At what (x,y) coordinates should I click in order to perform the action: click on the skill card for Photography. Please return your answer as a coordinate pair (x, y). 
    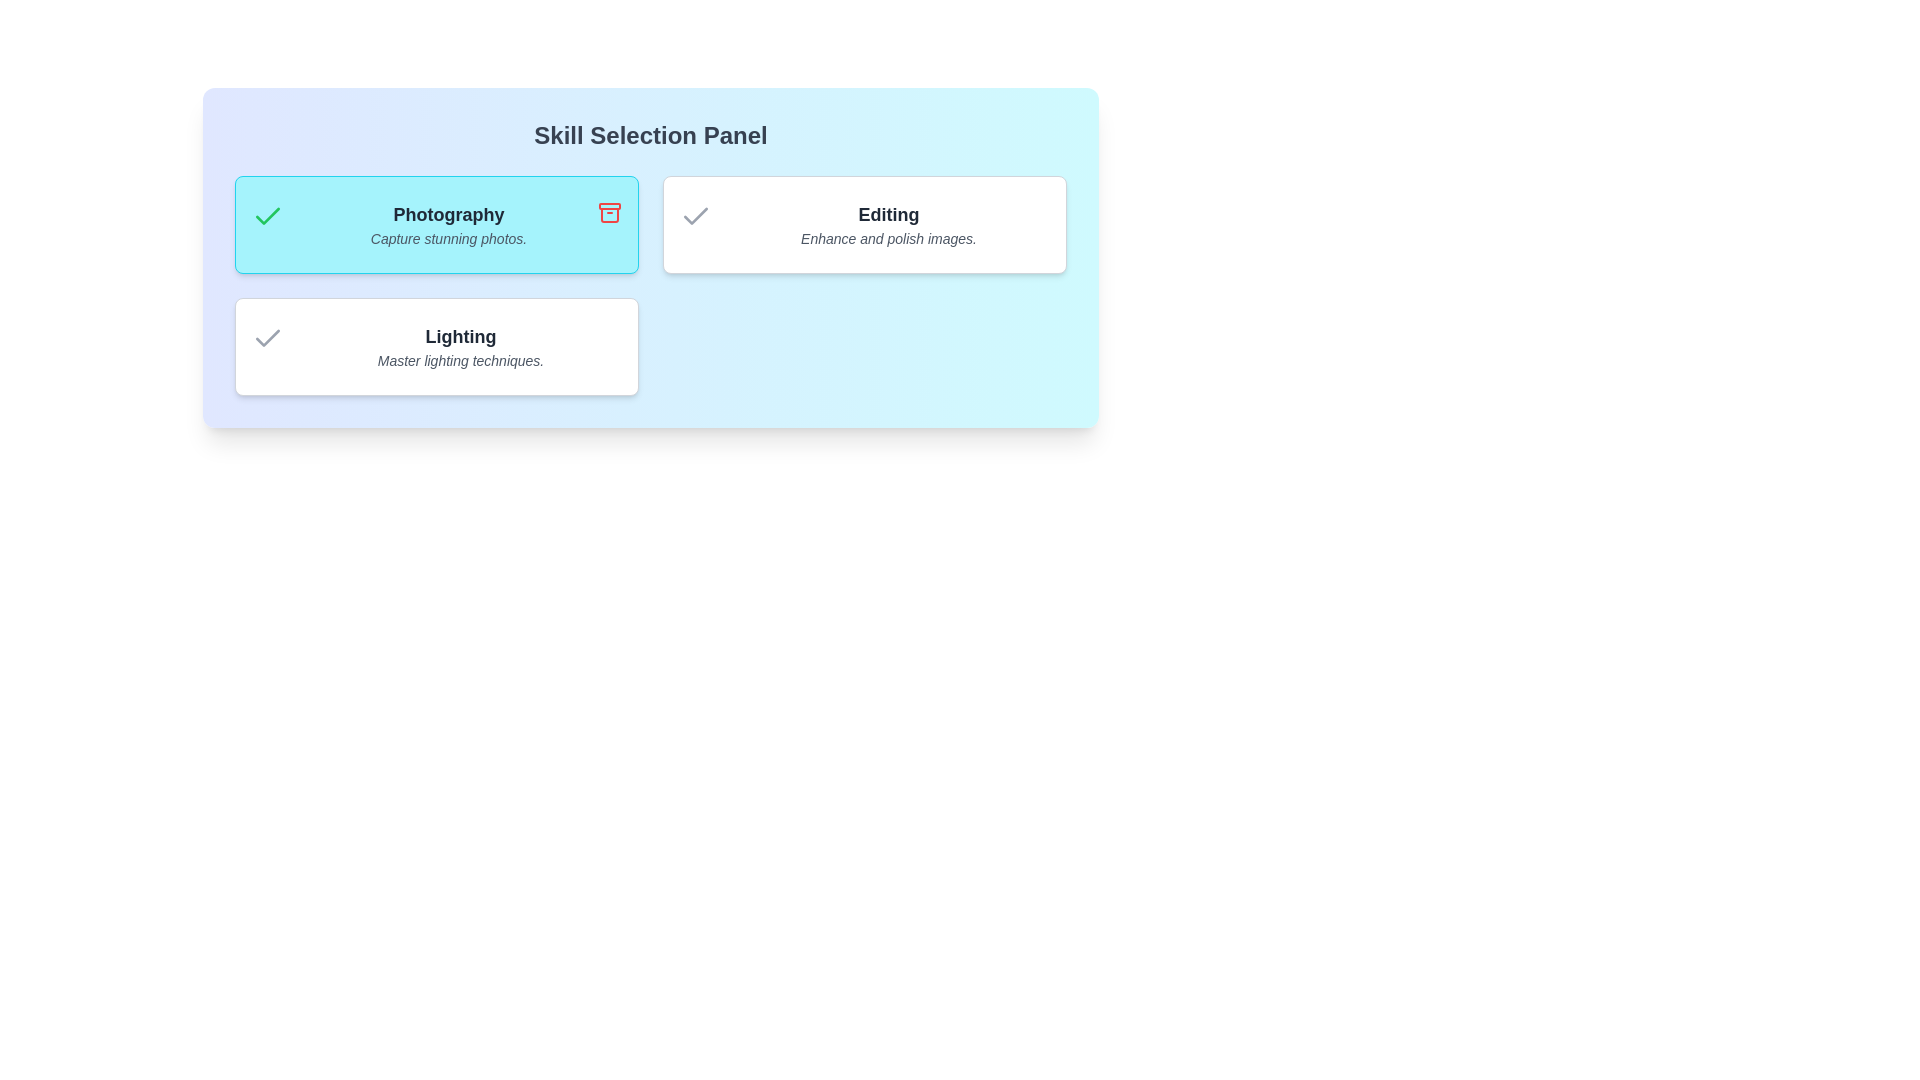
    Looking at the image, I should click on (435, 224).